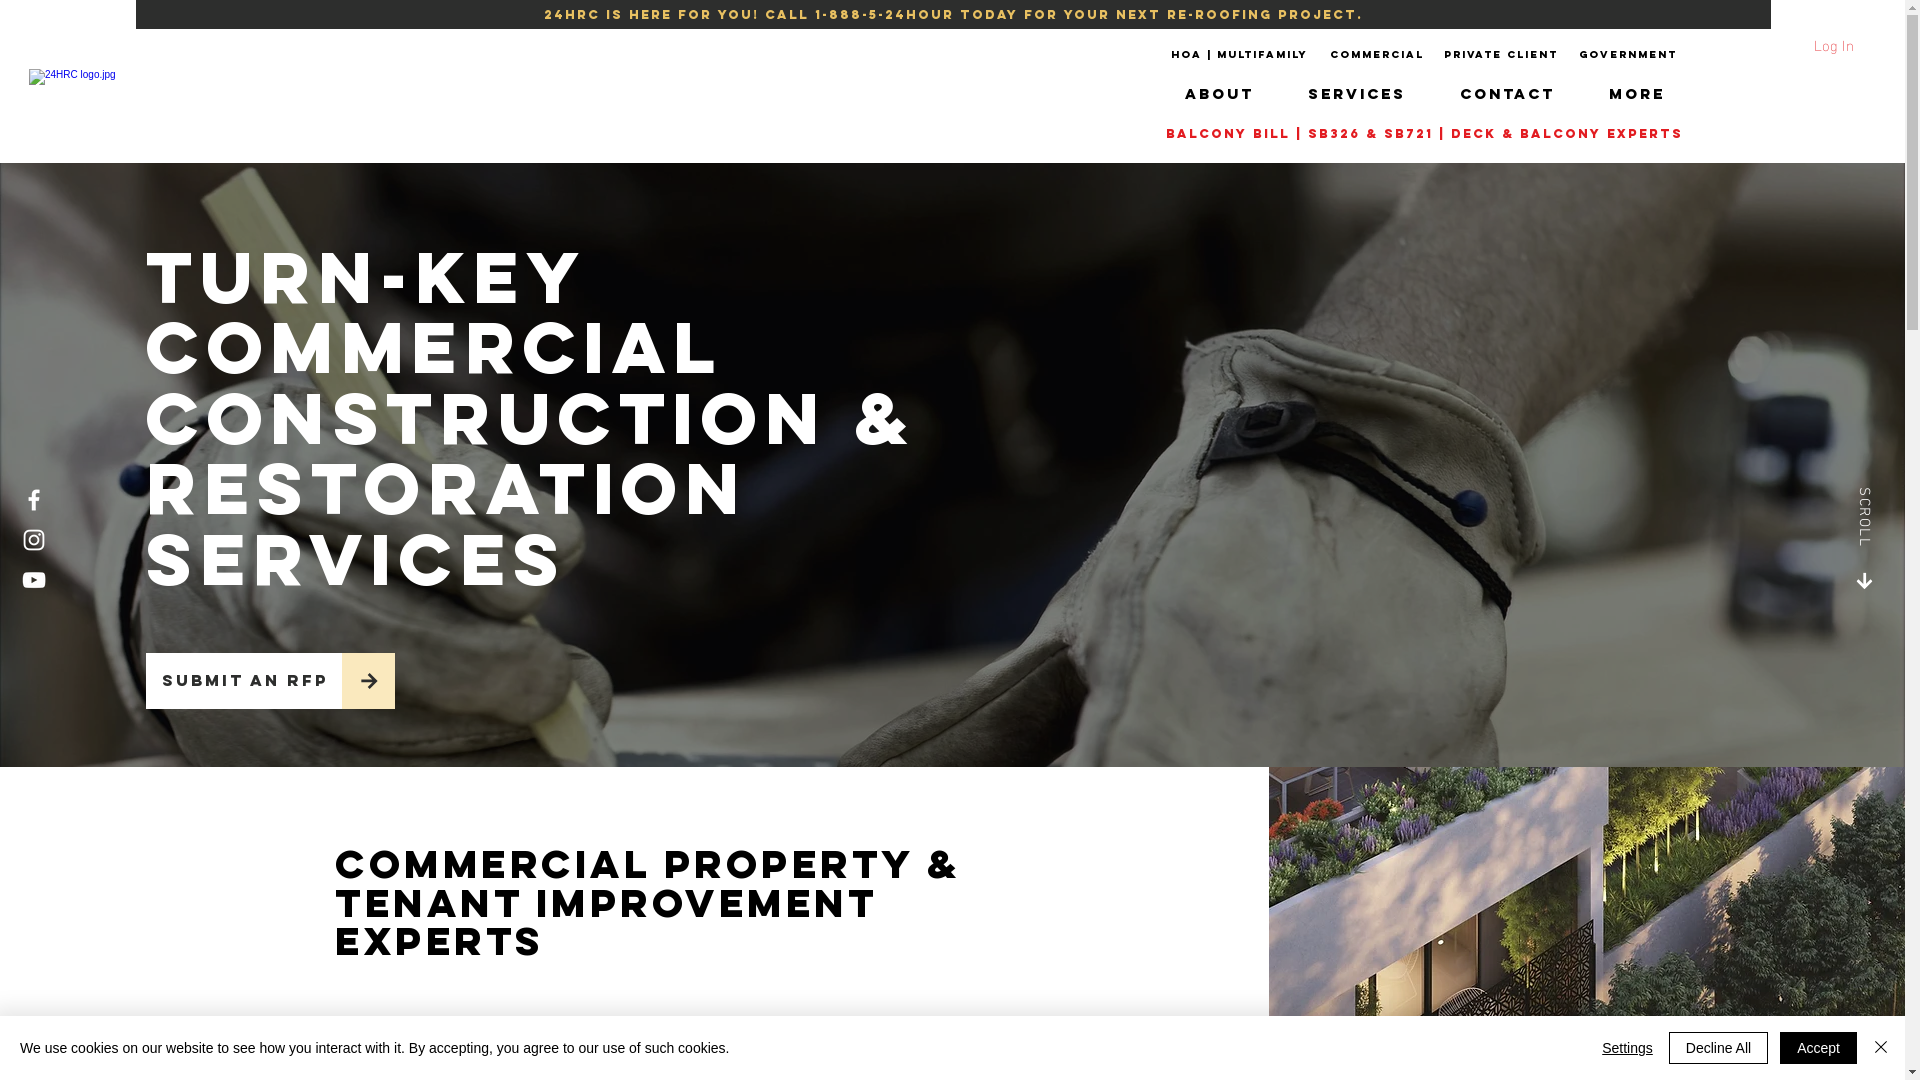  I want to click on 'Log In', so click(1763, 43).